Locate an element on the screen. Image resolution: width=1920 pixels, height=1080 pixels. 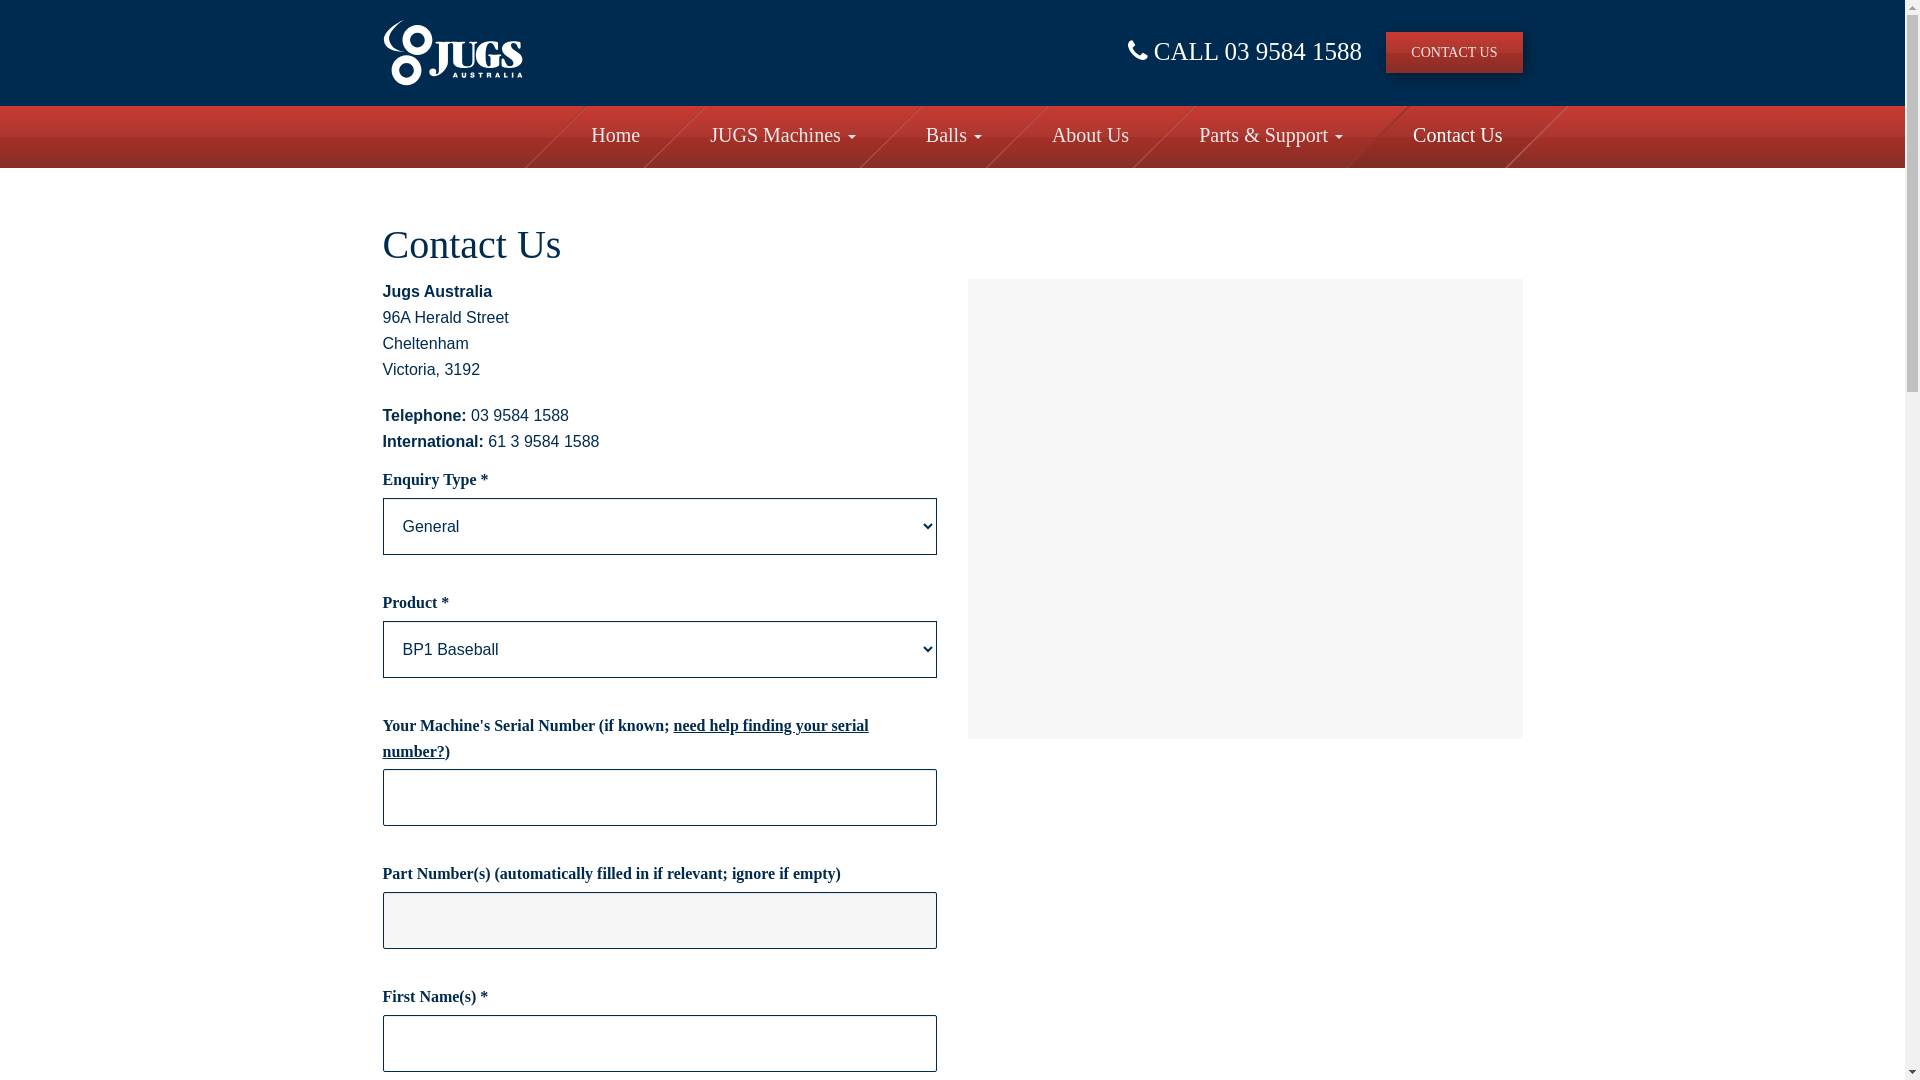
'CALL 03 9584 1588' is located at coordinates (1243, 50).